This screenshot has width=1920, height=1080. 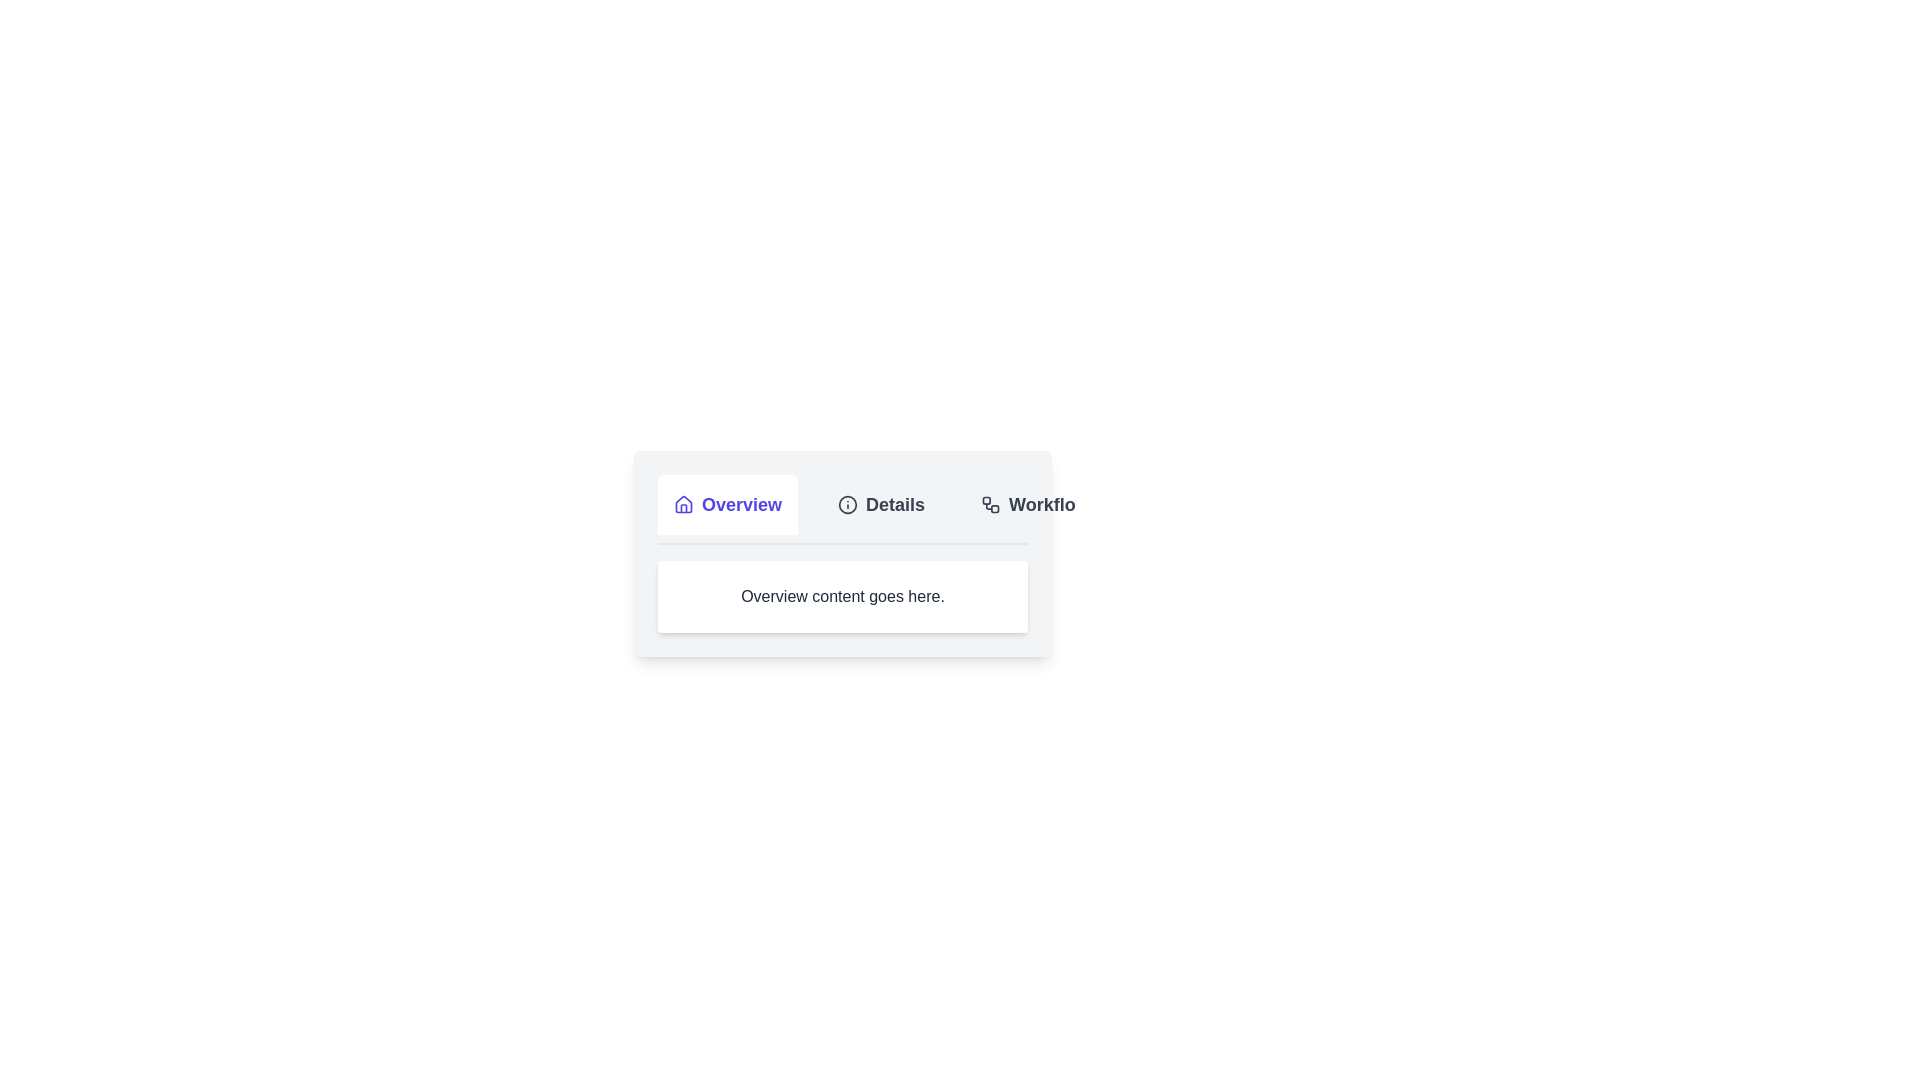 What do you see at coordinates (684, 504) in the screenshot?
I see `the 'Overview' tab icon located to the left of the text label 'Overview' in the tabbed navigation bar` at bounding box center [684, 504].